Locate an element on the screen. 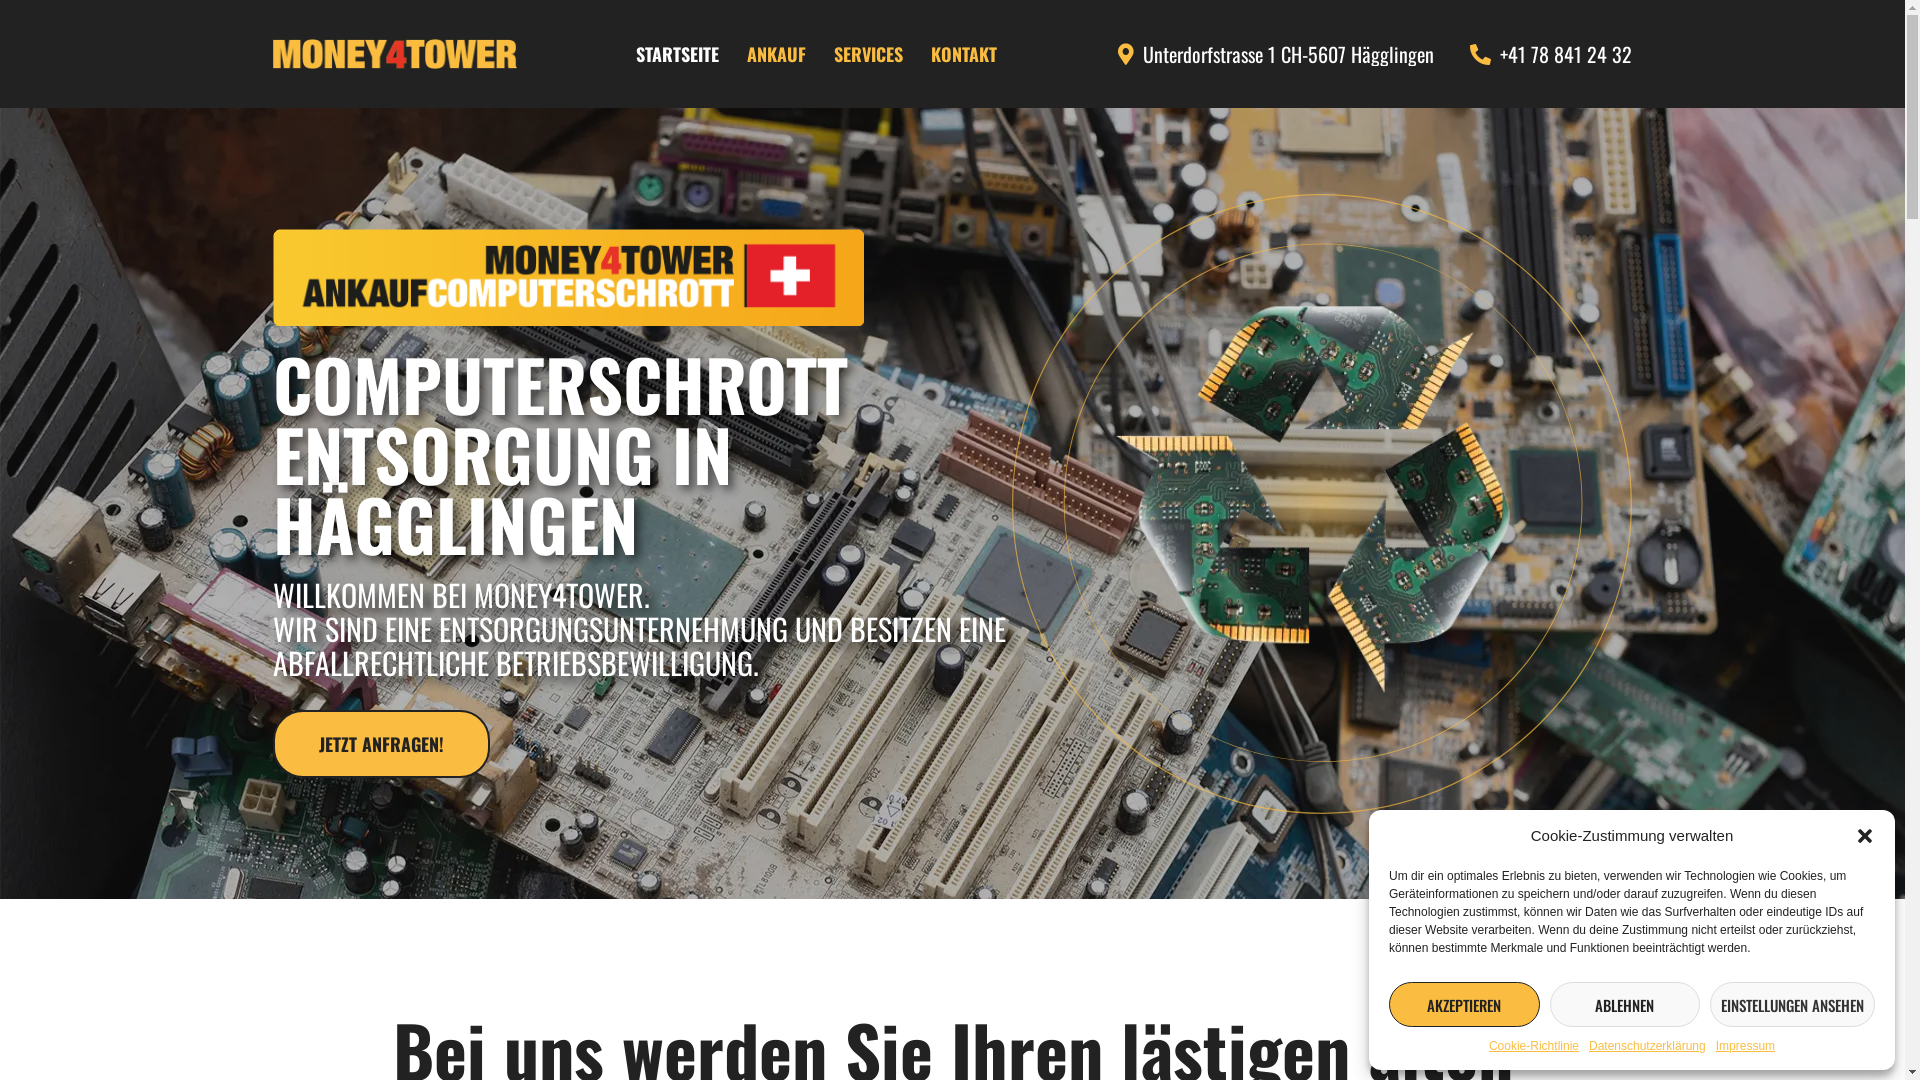 The image size is (1920, 1080). 'ABLEHNEN' is located at coordinates (1625, 1004).